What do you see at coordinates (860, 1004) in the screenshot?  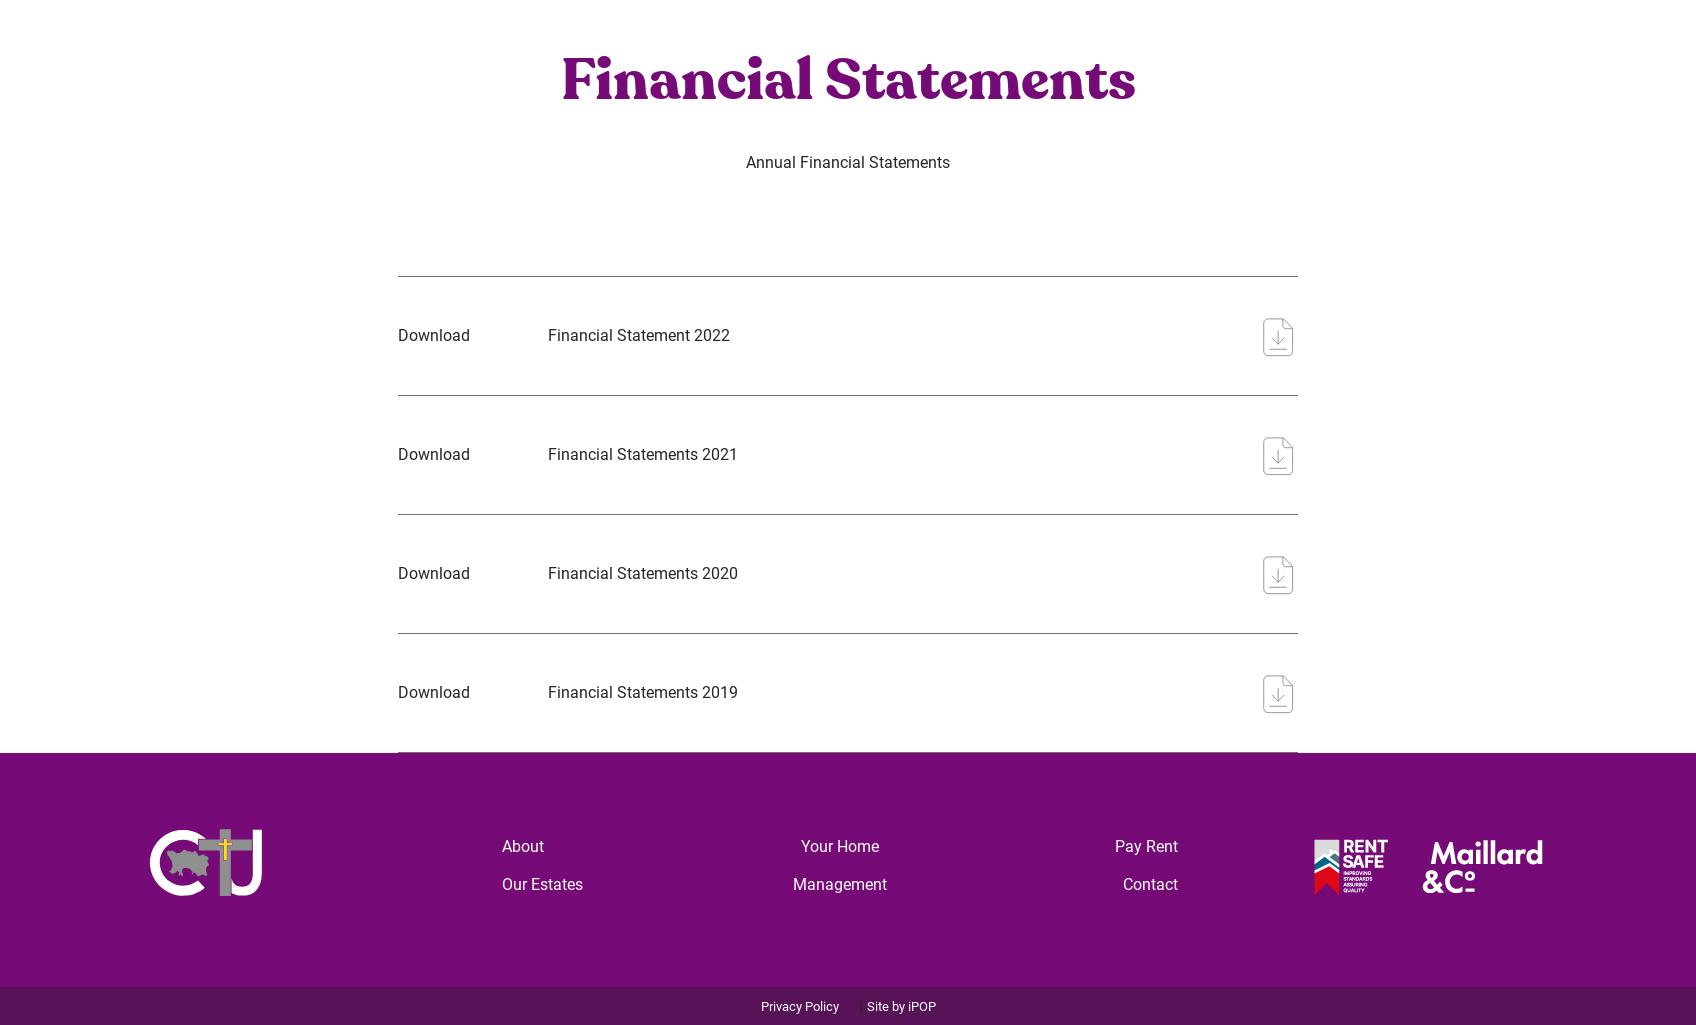 I see `'|'` at bounding box center [860, 1004].